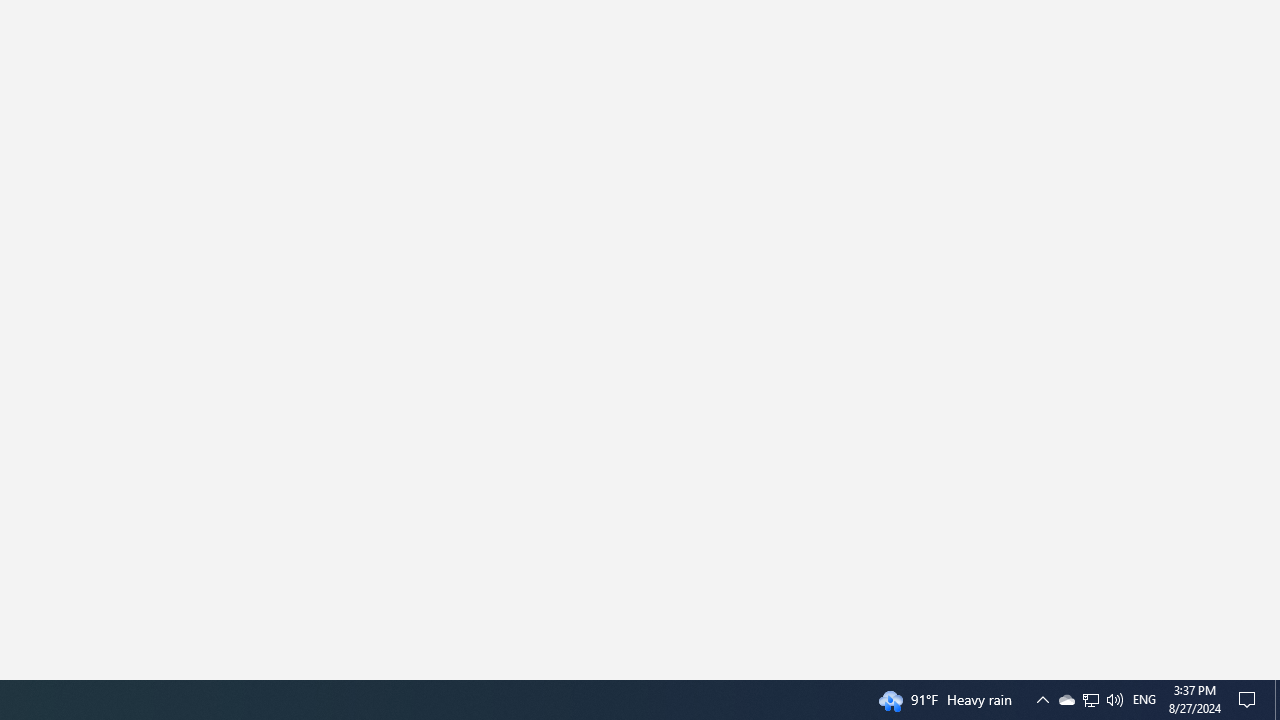  What do you see at coordinates (1065, 698) in the screenshot?
I see `'Q2790: 100%'` at bounding box center [1065, 698].